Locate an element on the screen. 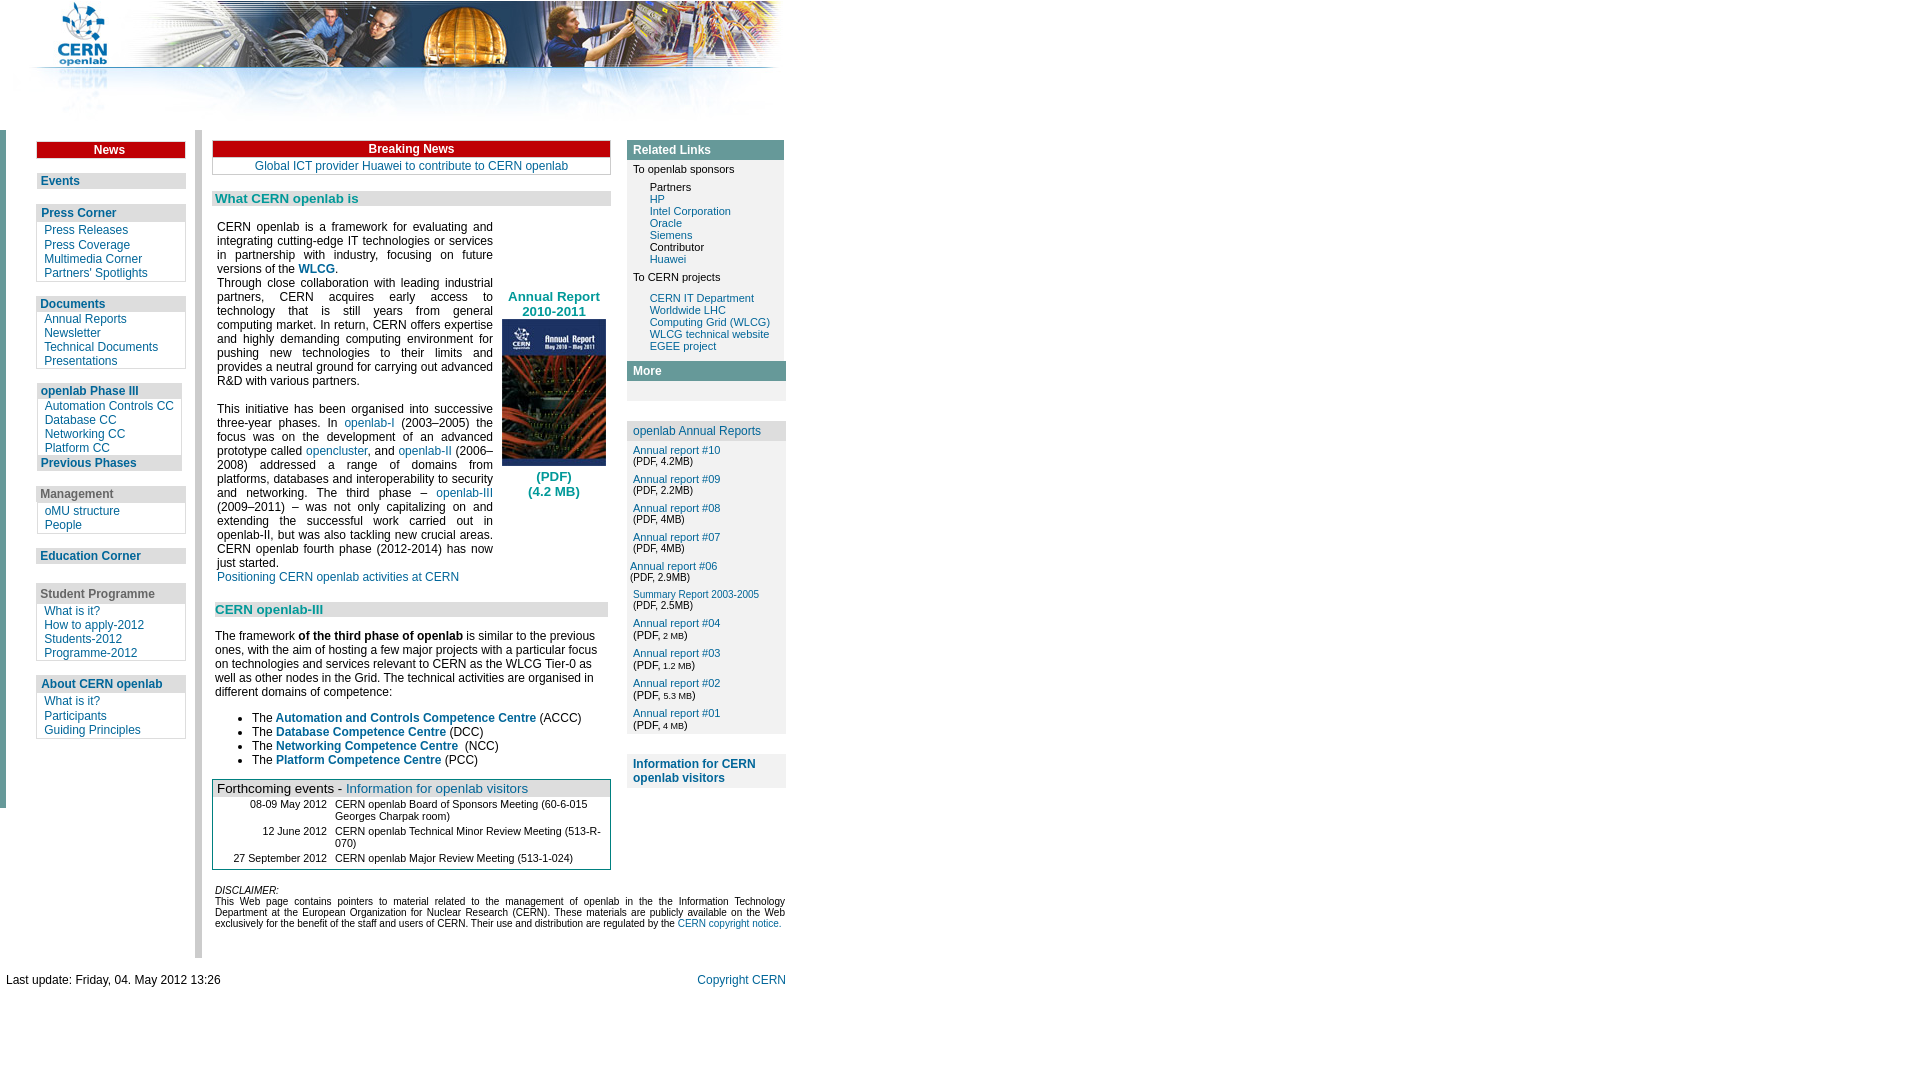 Image resolution: width=1920 pixels, height=1080 pixels. 'Annual report #08' is located at coordinates (676, 507).